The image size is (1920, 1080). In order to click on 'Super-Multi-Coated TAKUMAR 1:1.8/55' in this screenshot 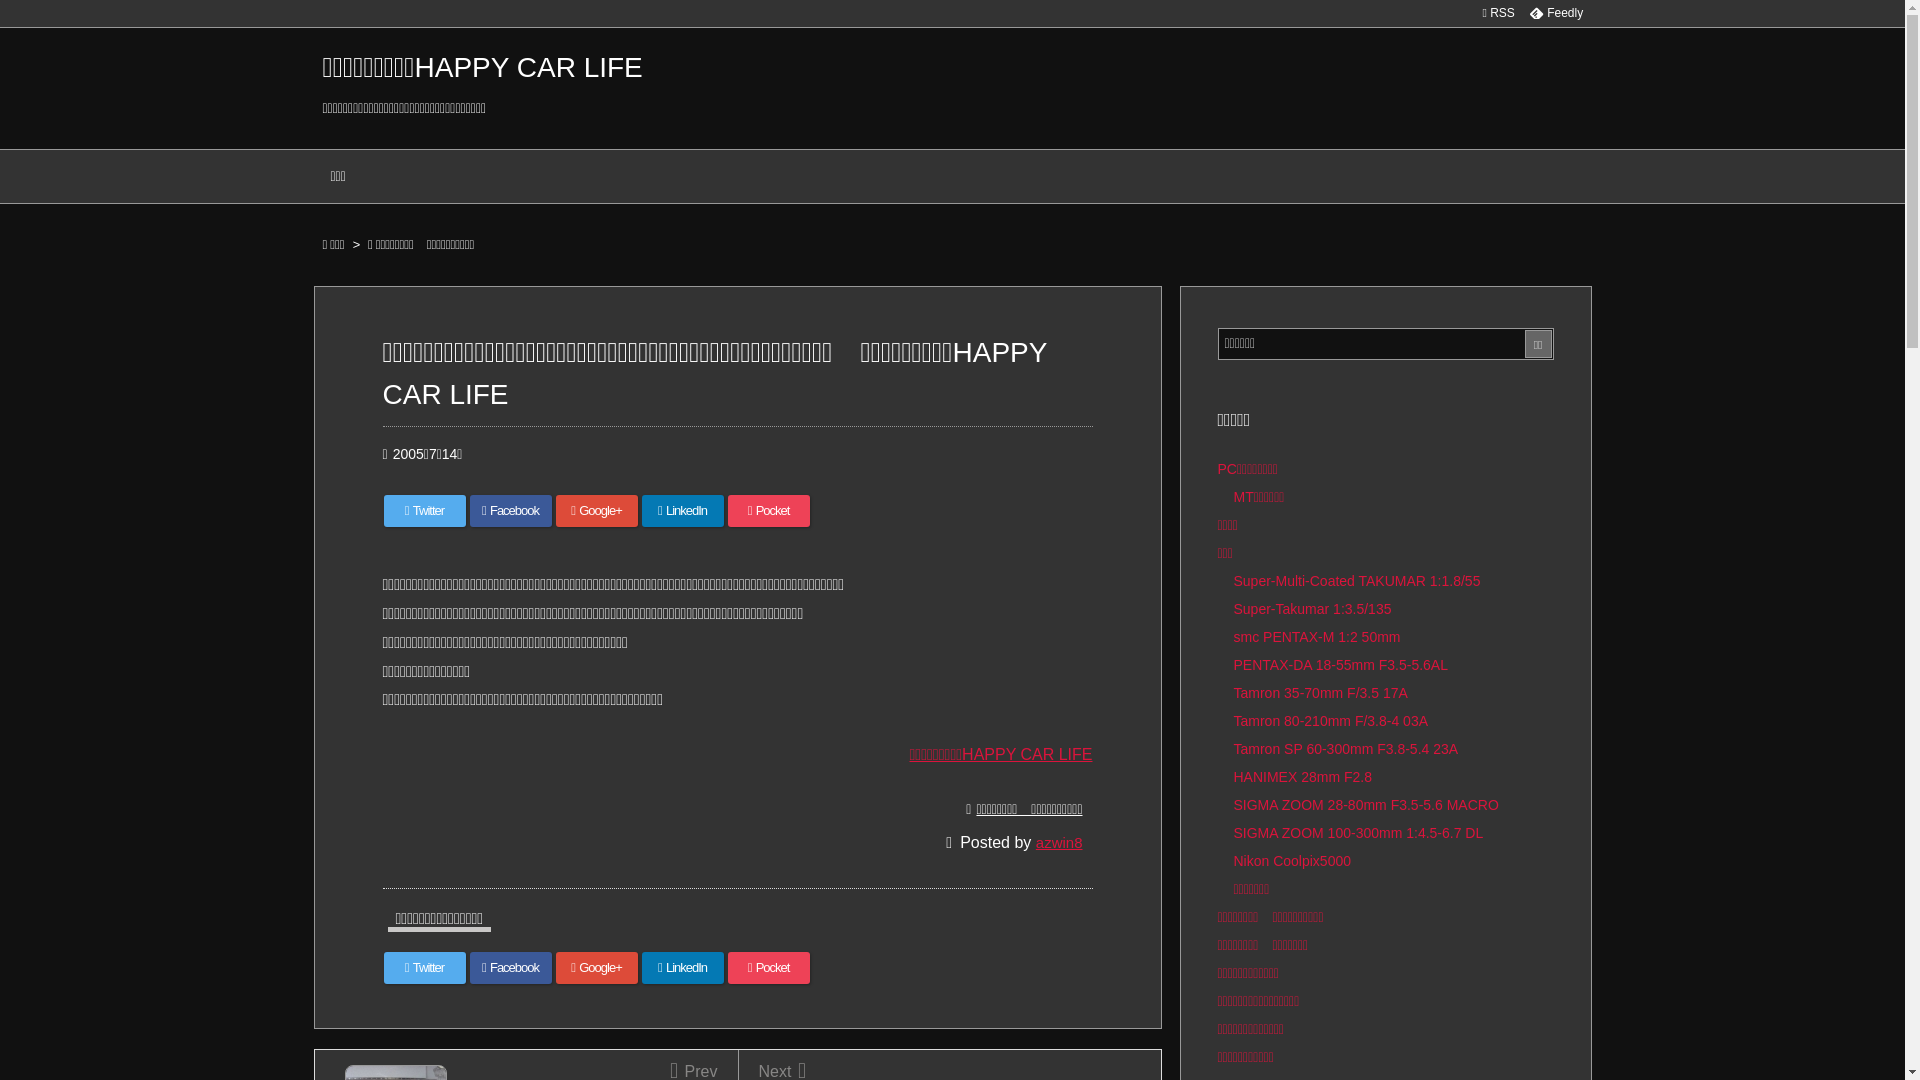, I will do `click(1357, 581)`.